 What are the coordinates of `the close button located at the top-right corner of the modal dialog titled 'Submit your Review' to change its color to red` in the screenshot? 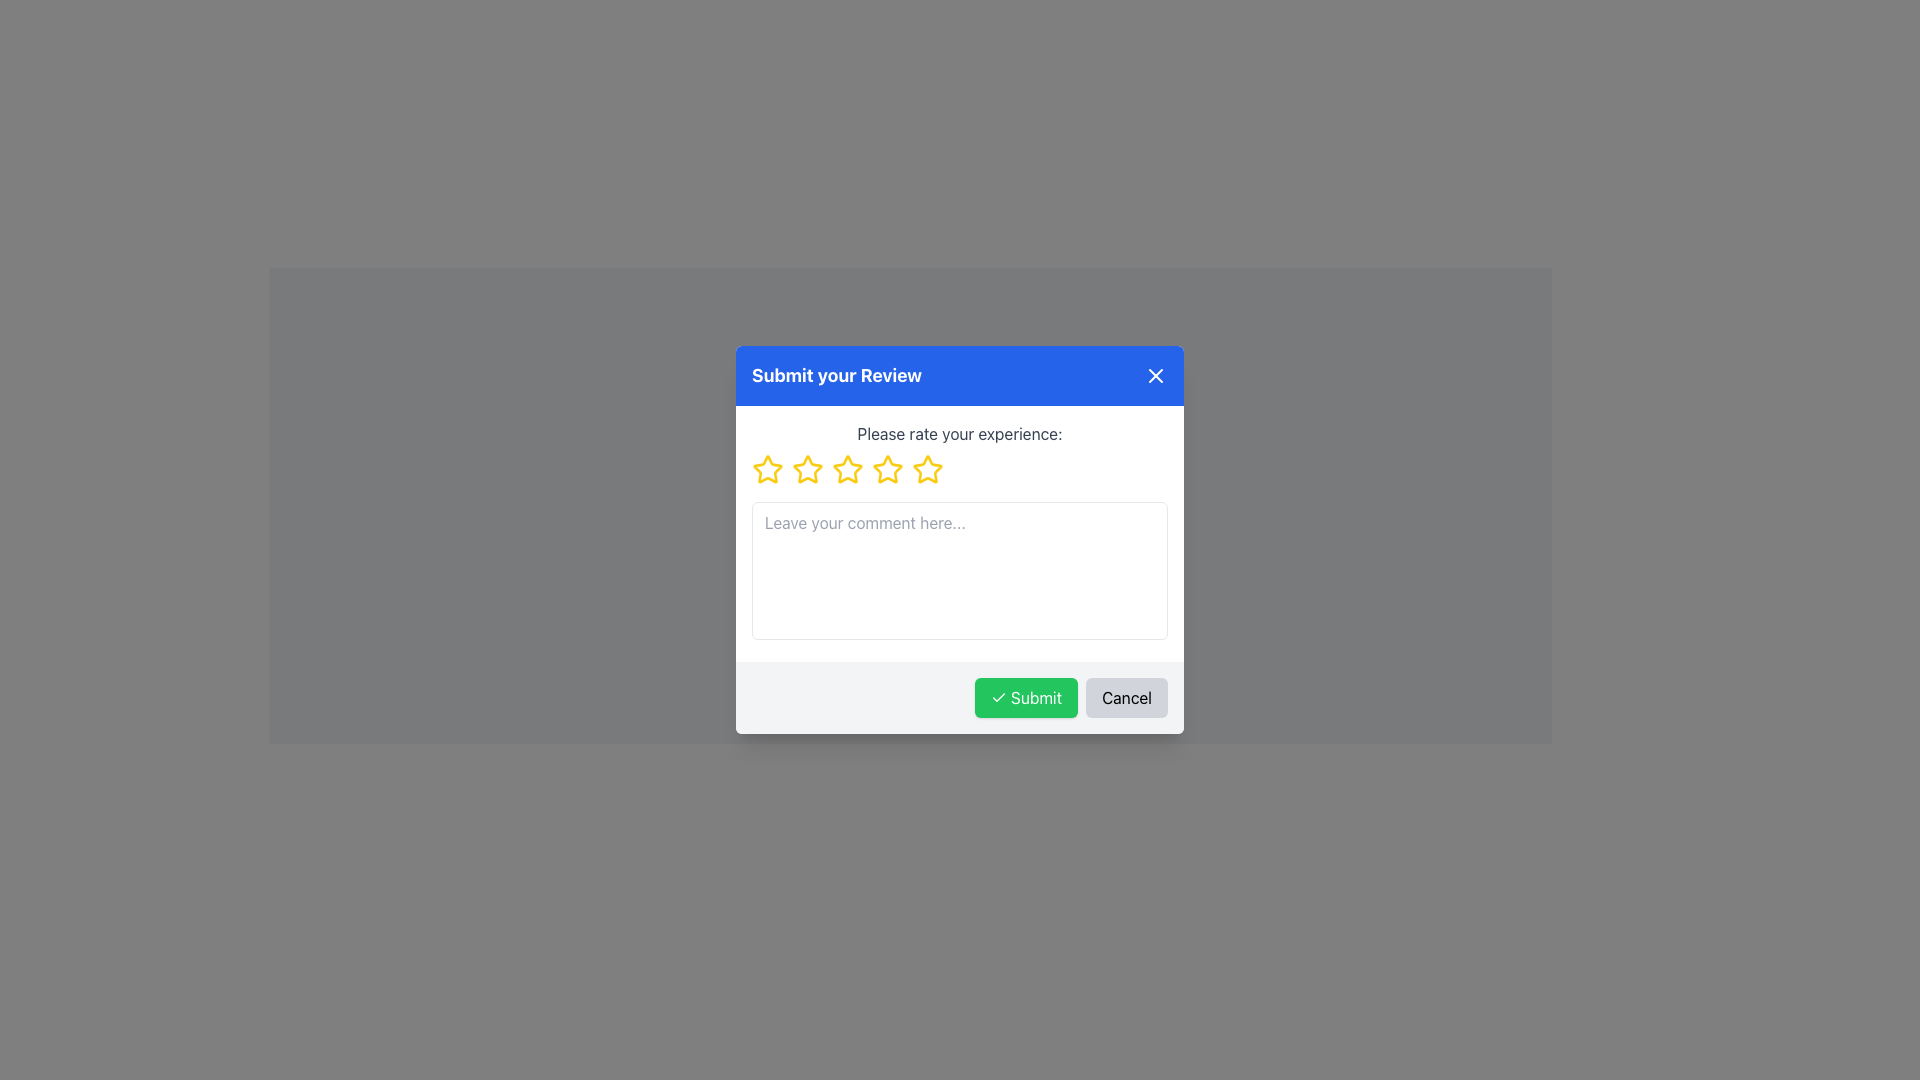 It's located at (1156, 375).